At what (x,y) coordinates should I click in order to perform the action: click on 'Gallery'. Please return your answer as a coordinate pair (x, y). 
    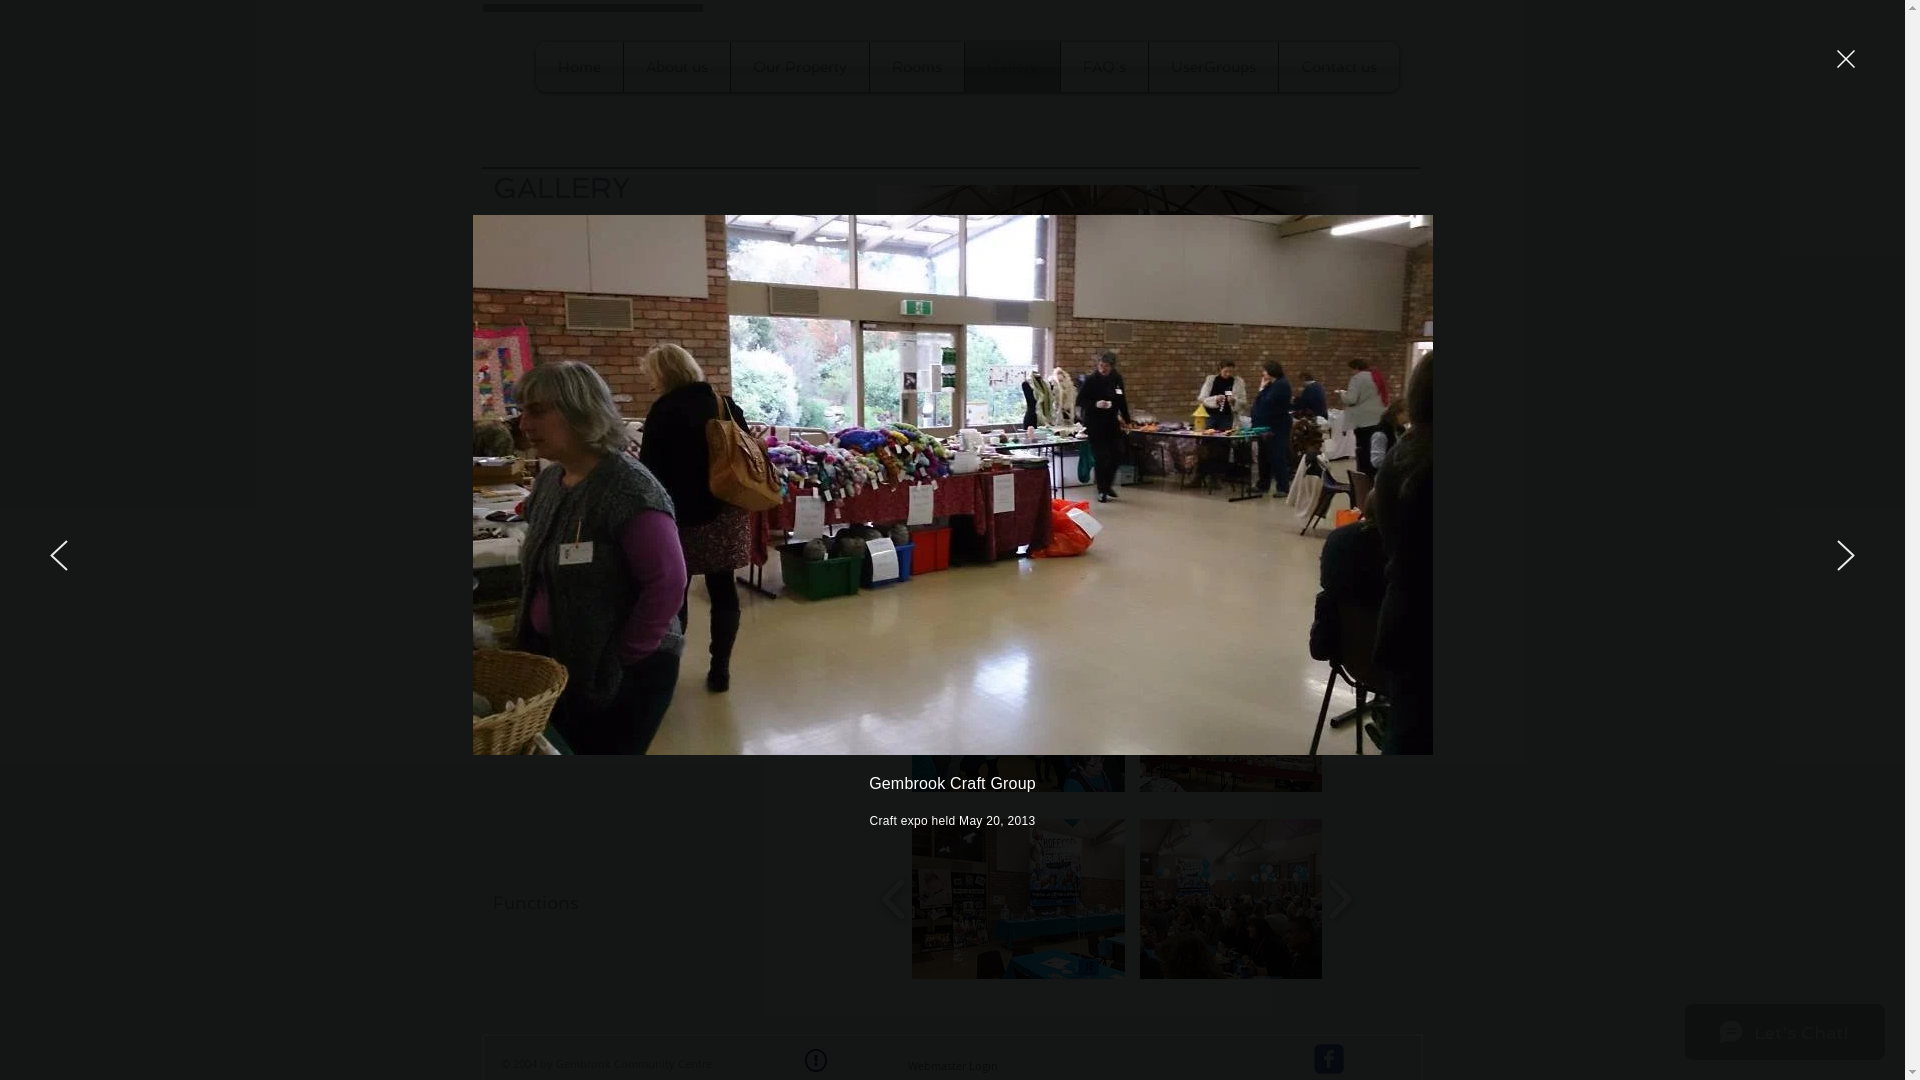
    Looking at the image, I should click on (1011, 65).